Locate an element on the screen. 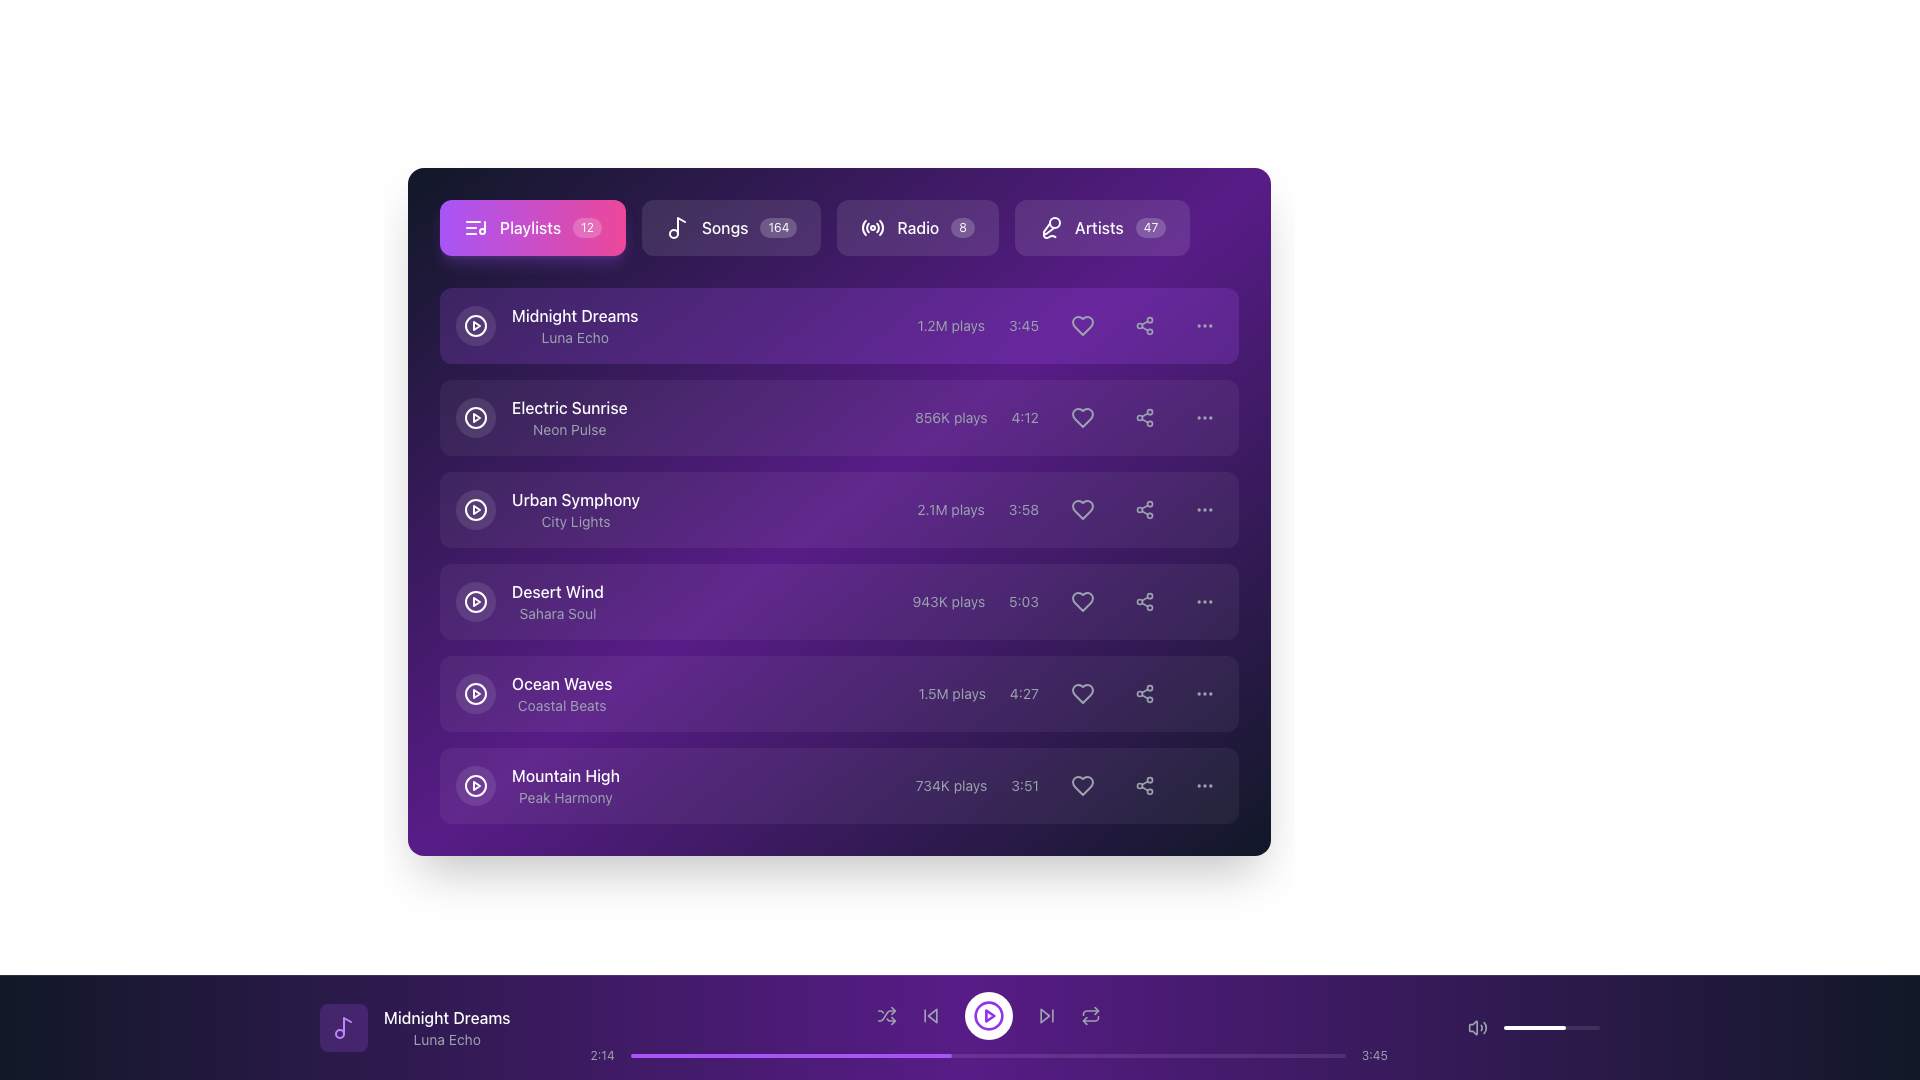 This screenshot has width=1920, height=1080. the third list item titled 'Urban Symphony' to play the track is located at coordinates (839, 508).